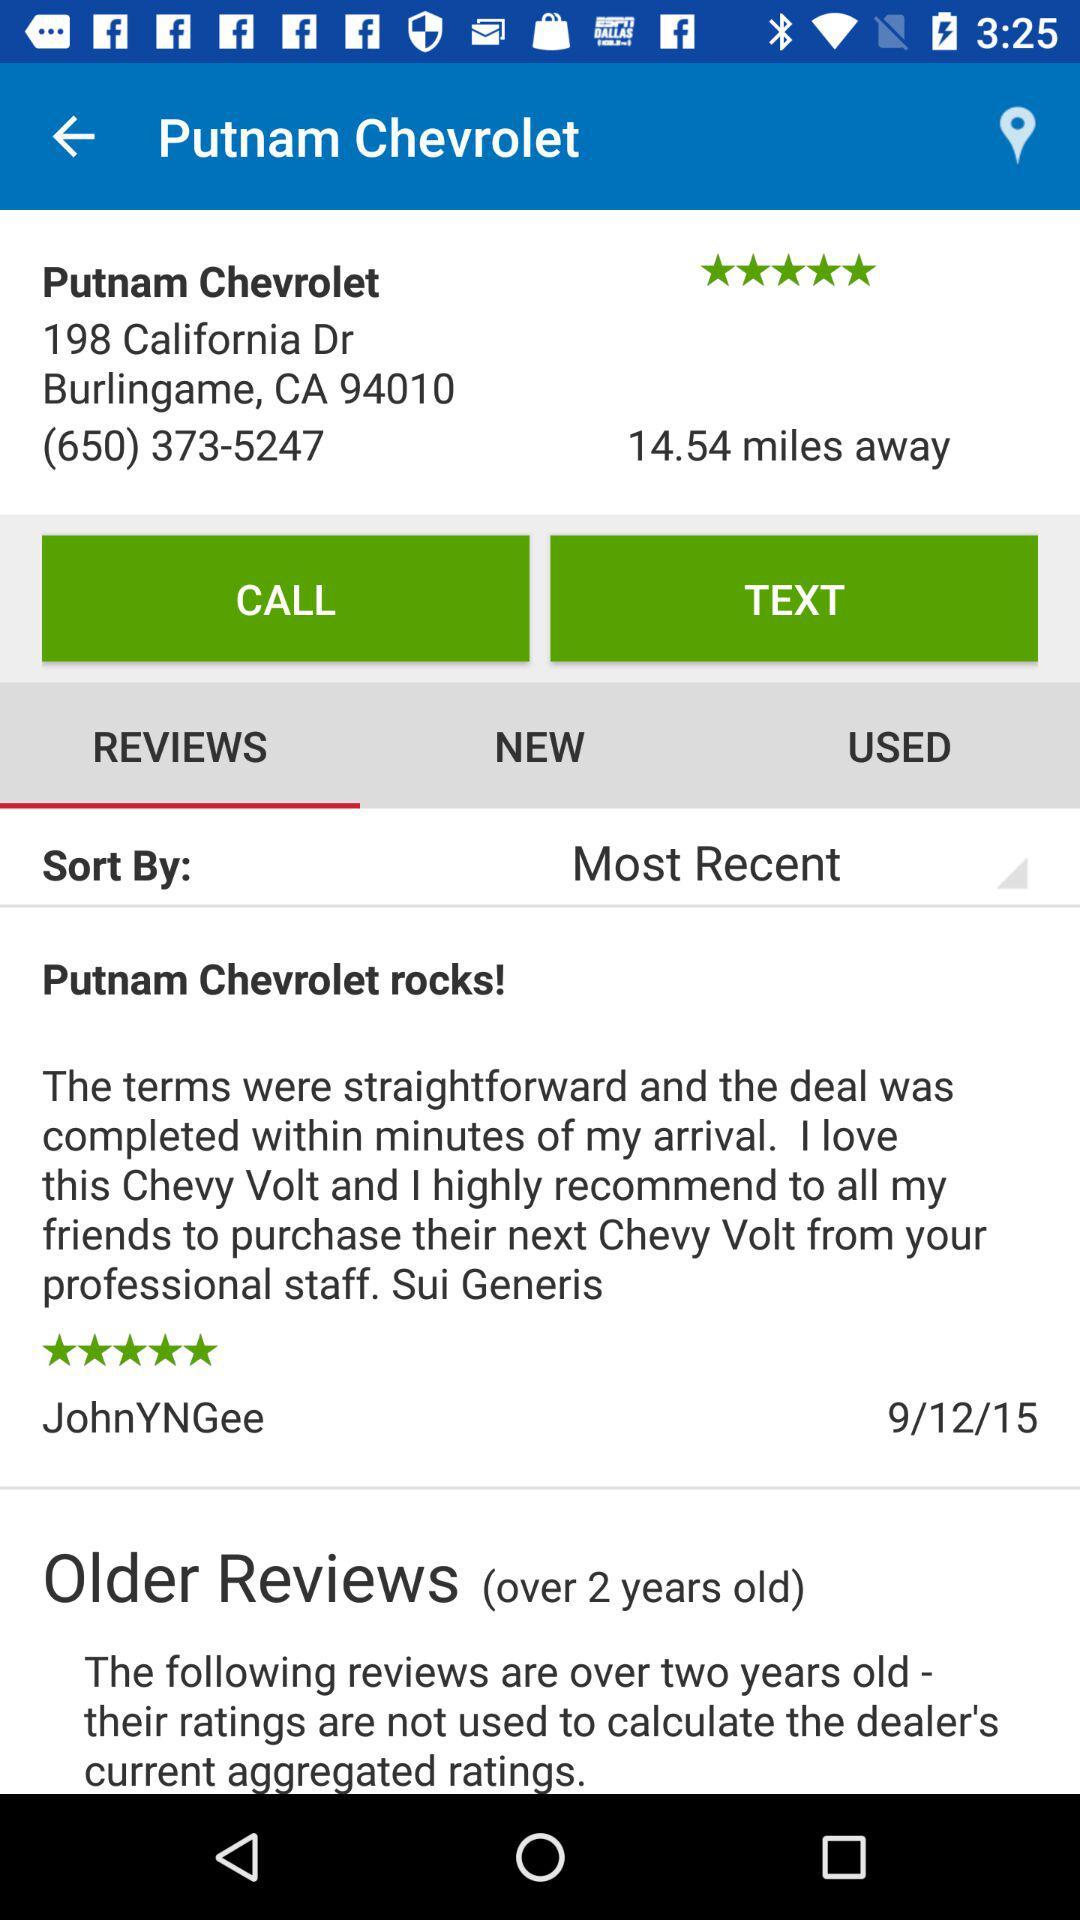  Describe the element at coordinates (290, 1415) in the screenshot. I see `the icon next to the 9/12/15` at that location.